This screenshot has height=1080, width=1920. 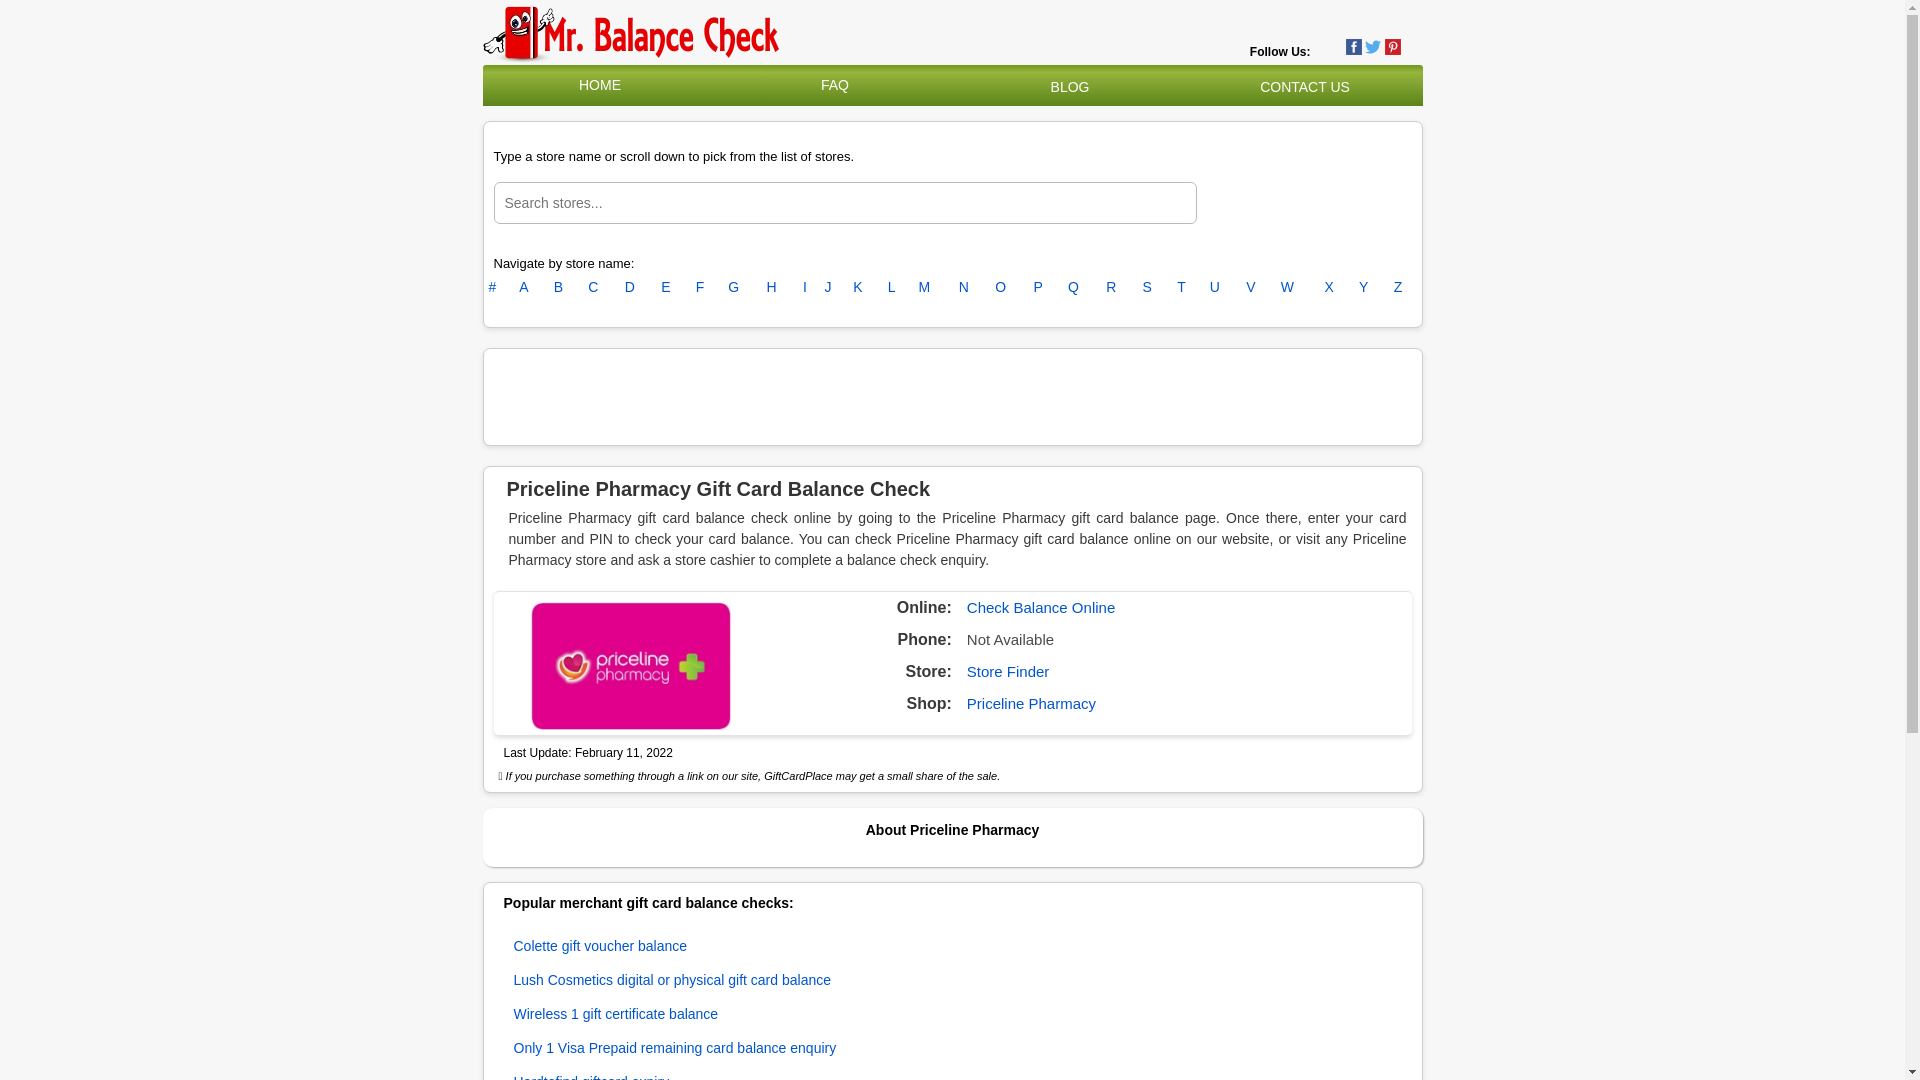 What do you see at coordinates (771, 286) in the screenshot?
I see `'H'` at bounding box center [771, 286].